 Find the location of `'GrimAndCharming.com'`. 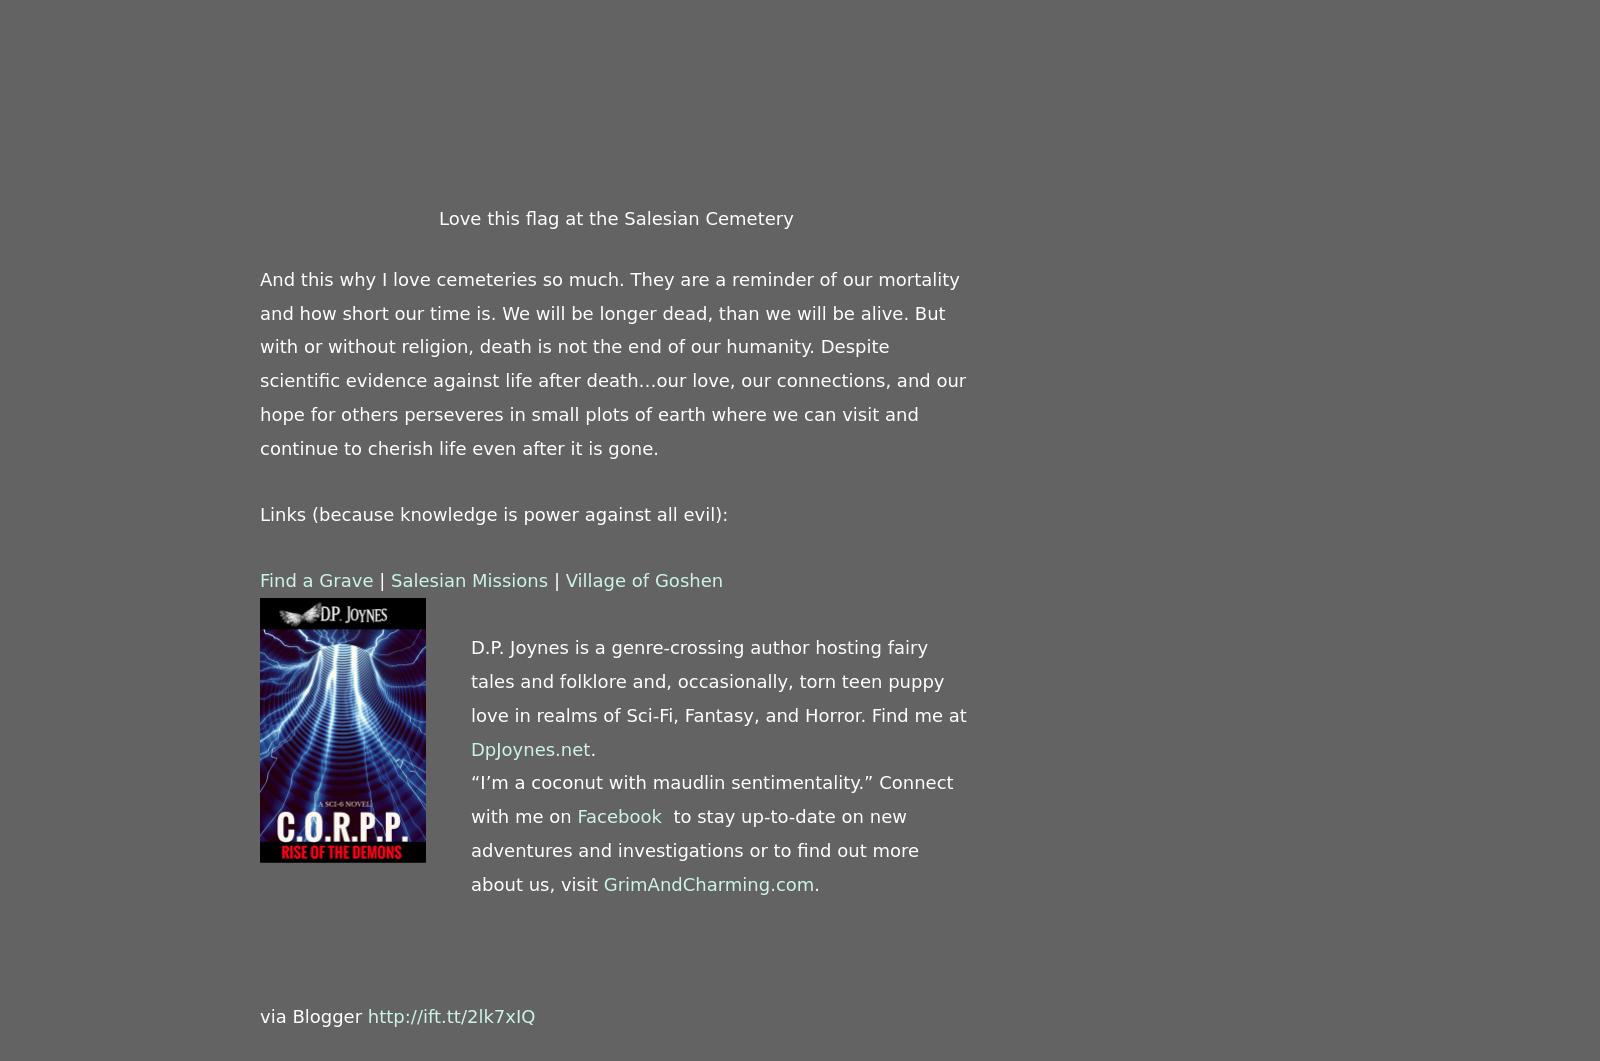

'GrimAndCharming.com' is located at coordinates (708, 883).